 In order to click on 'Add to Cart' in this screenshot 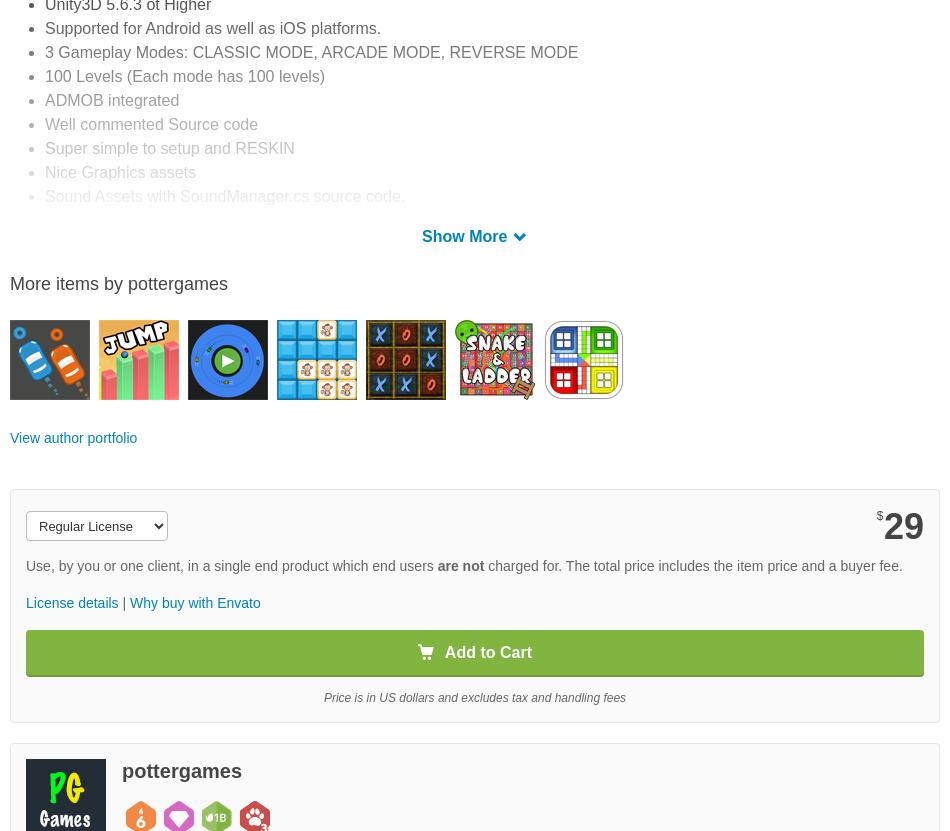, I will do `click(443, 651)`.